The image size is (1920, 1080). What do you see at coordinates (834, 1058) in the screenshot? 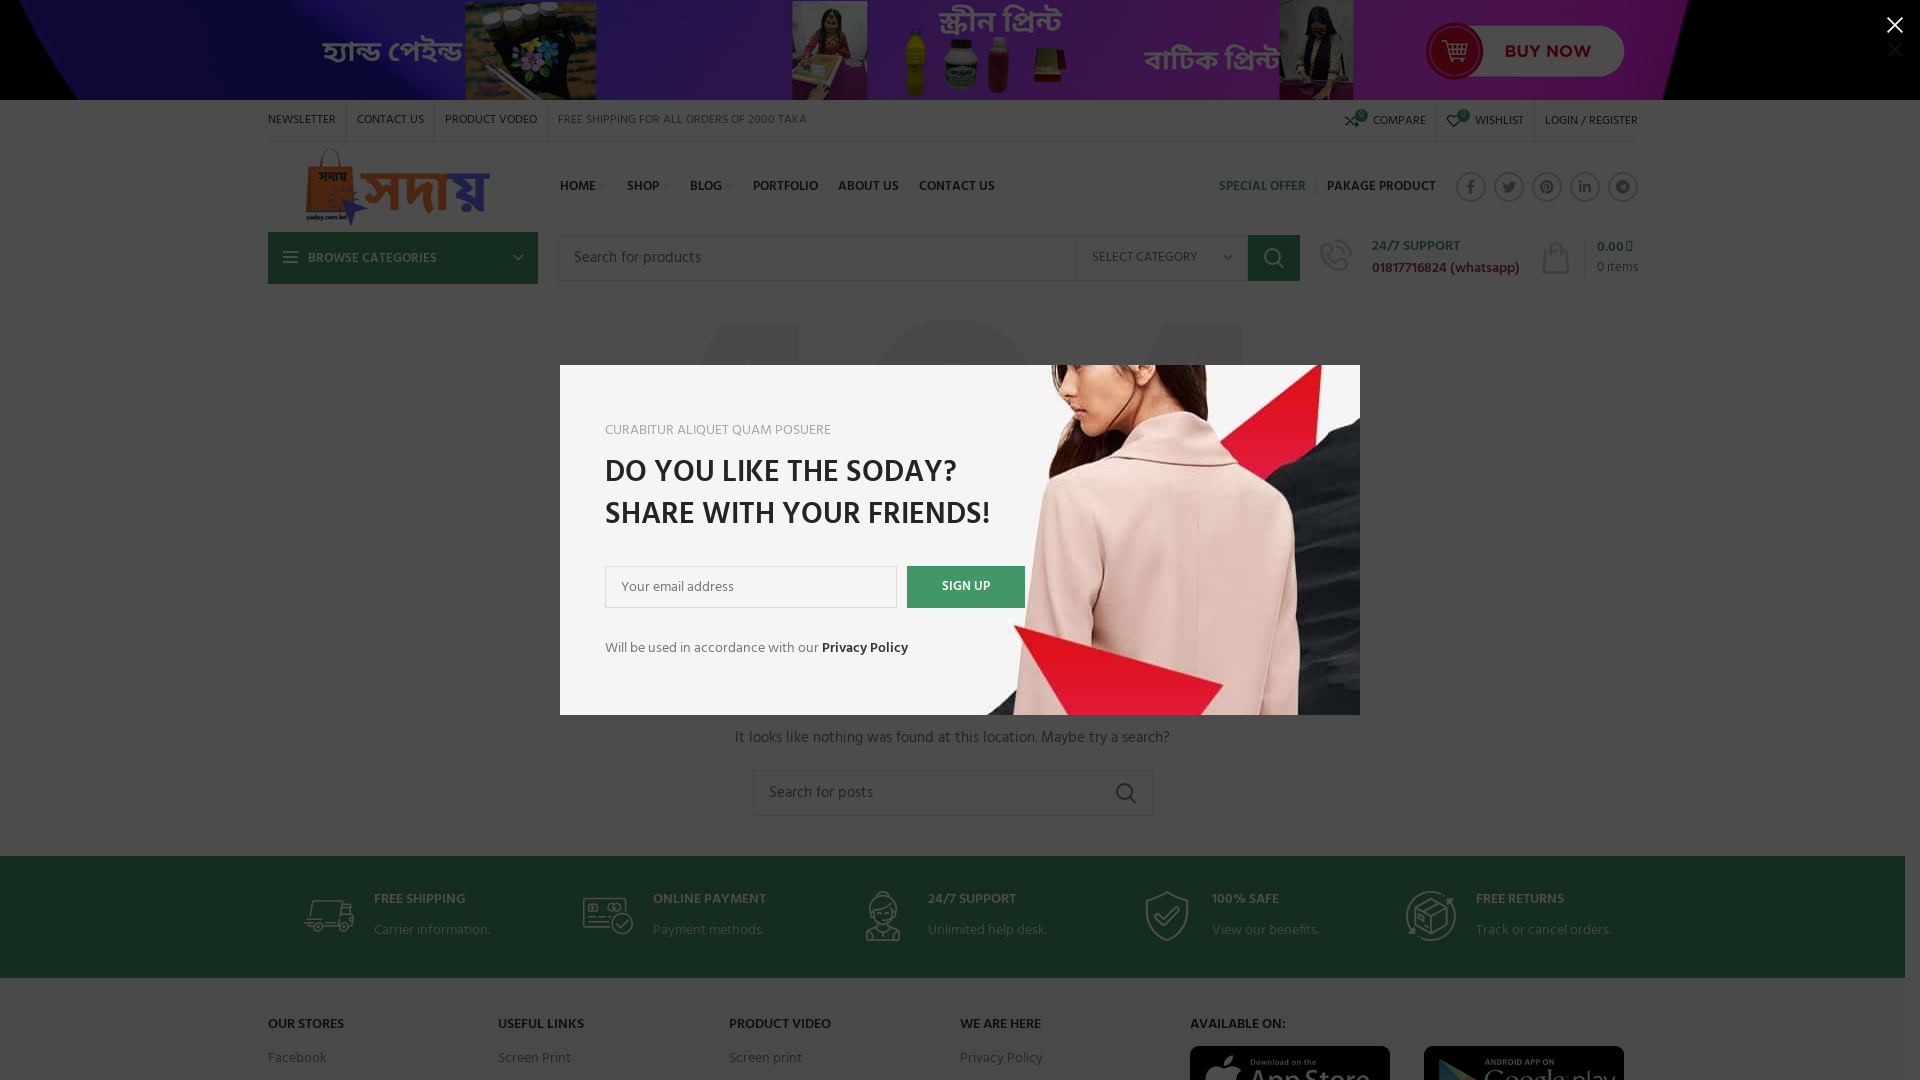
I see `'Screen print'` at bounding box center [834, 1058].